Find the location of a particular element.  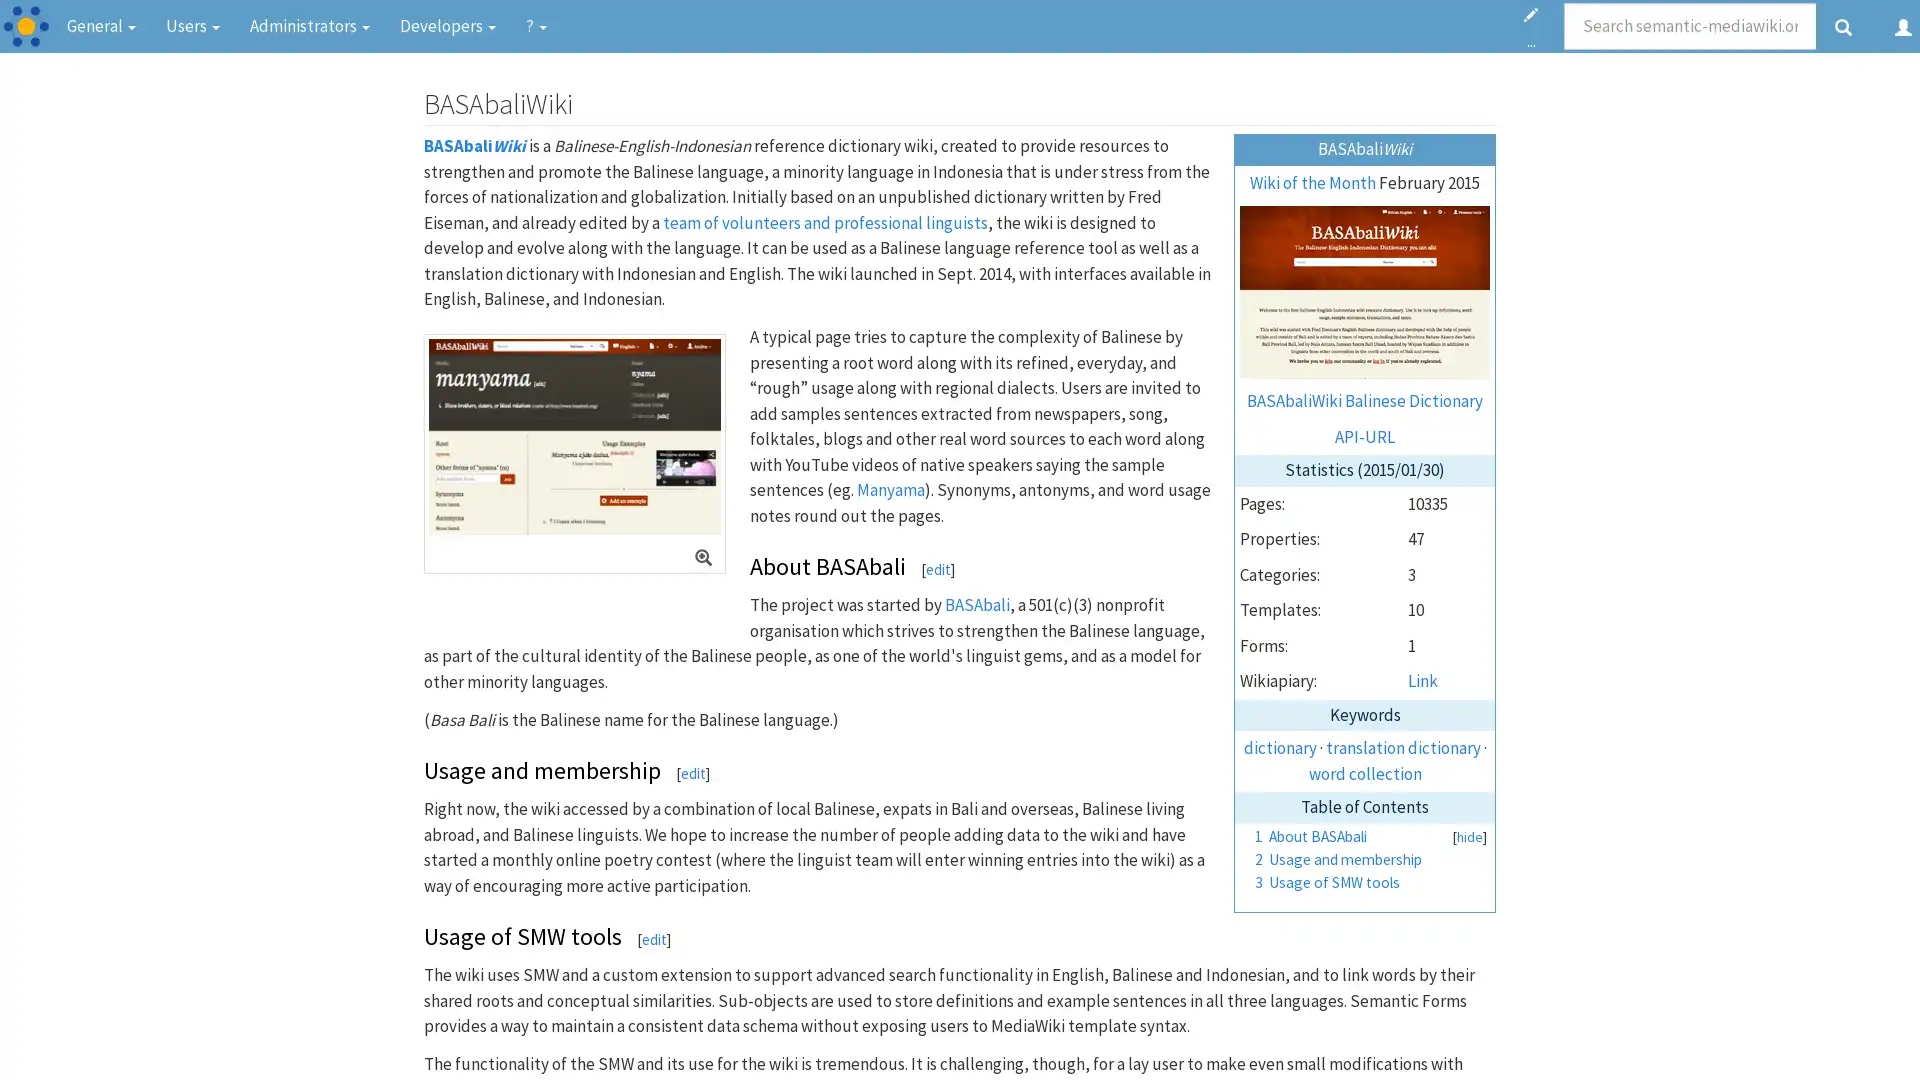

hide is located at coordinates (1469, 836).